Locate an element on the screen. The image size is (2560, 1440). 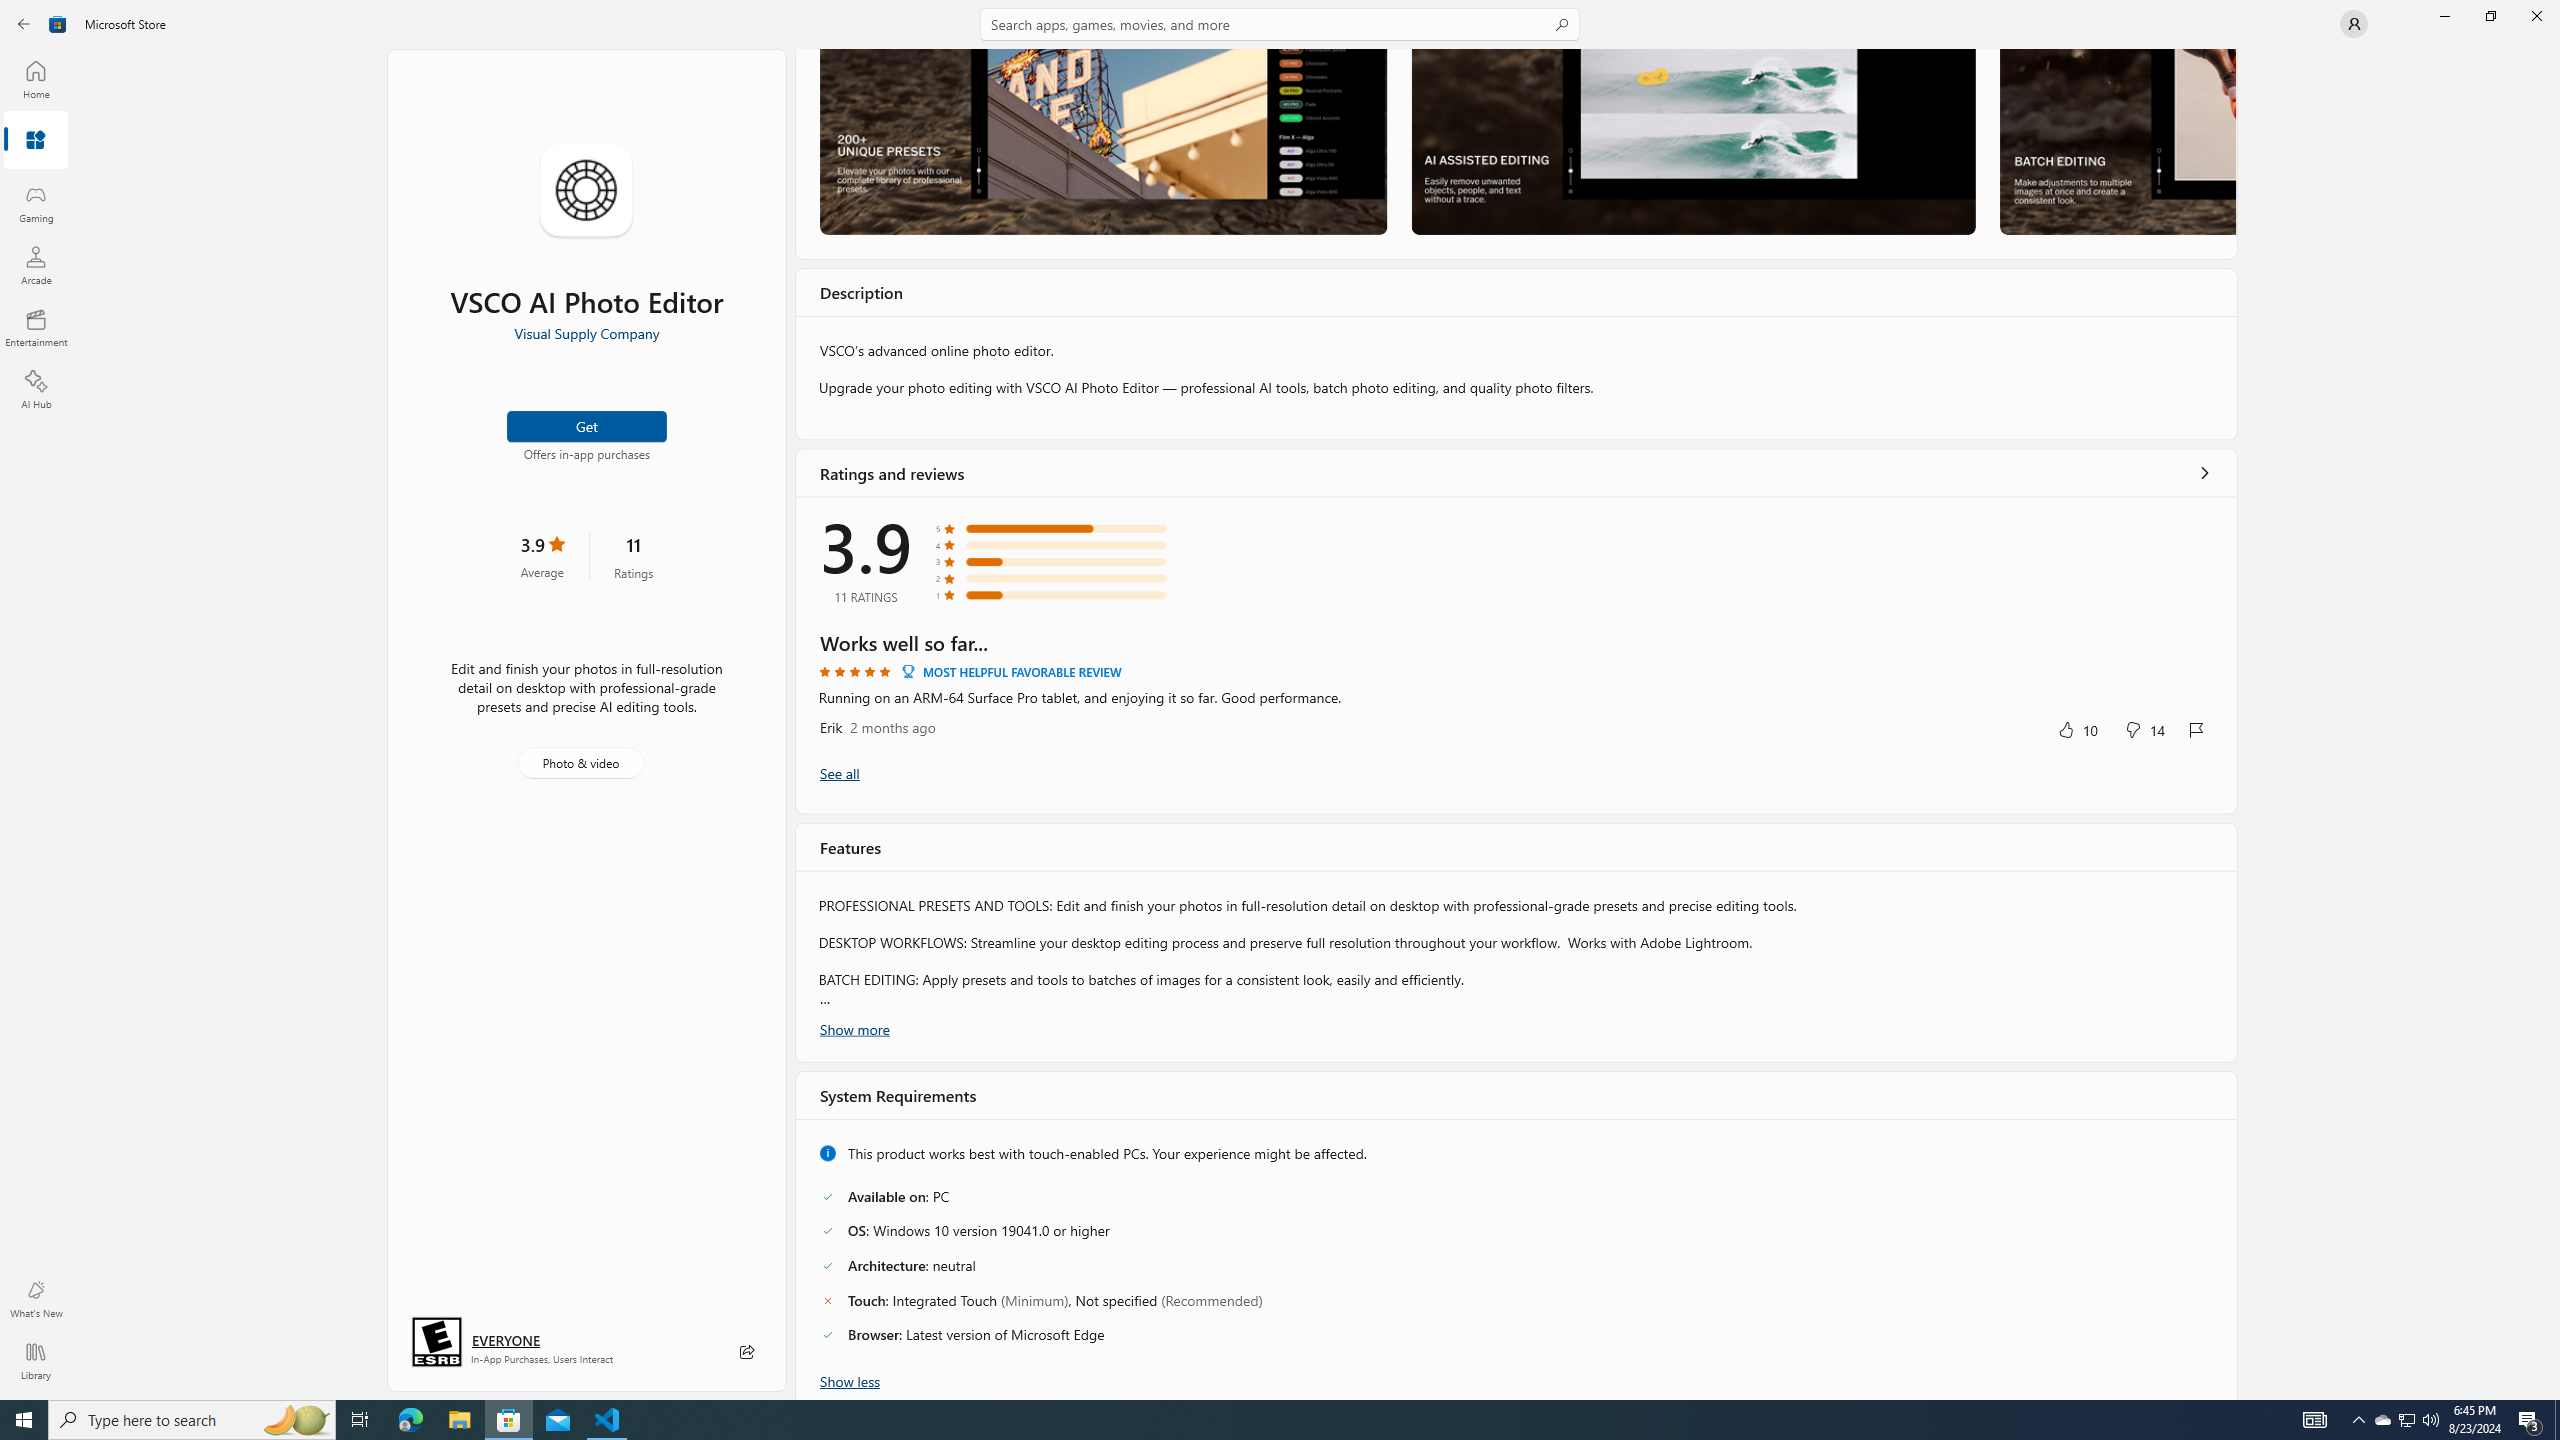
'Report review' is located at coordinates (2196, 729).